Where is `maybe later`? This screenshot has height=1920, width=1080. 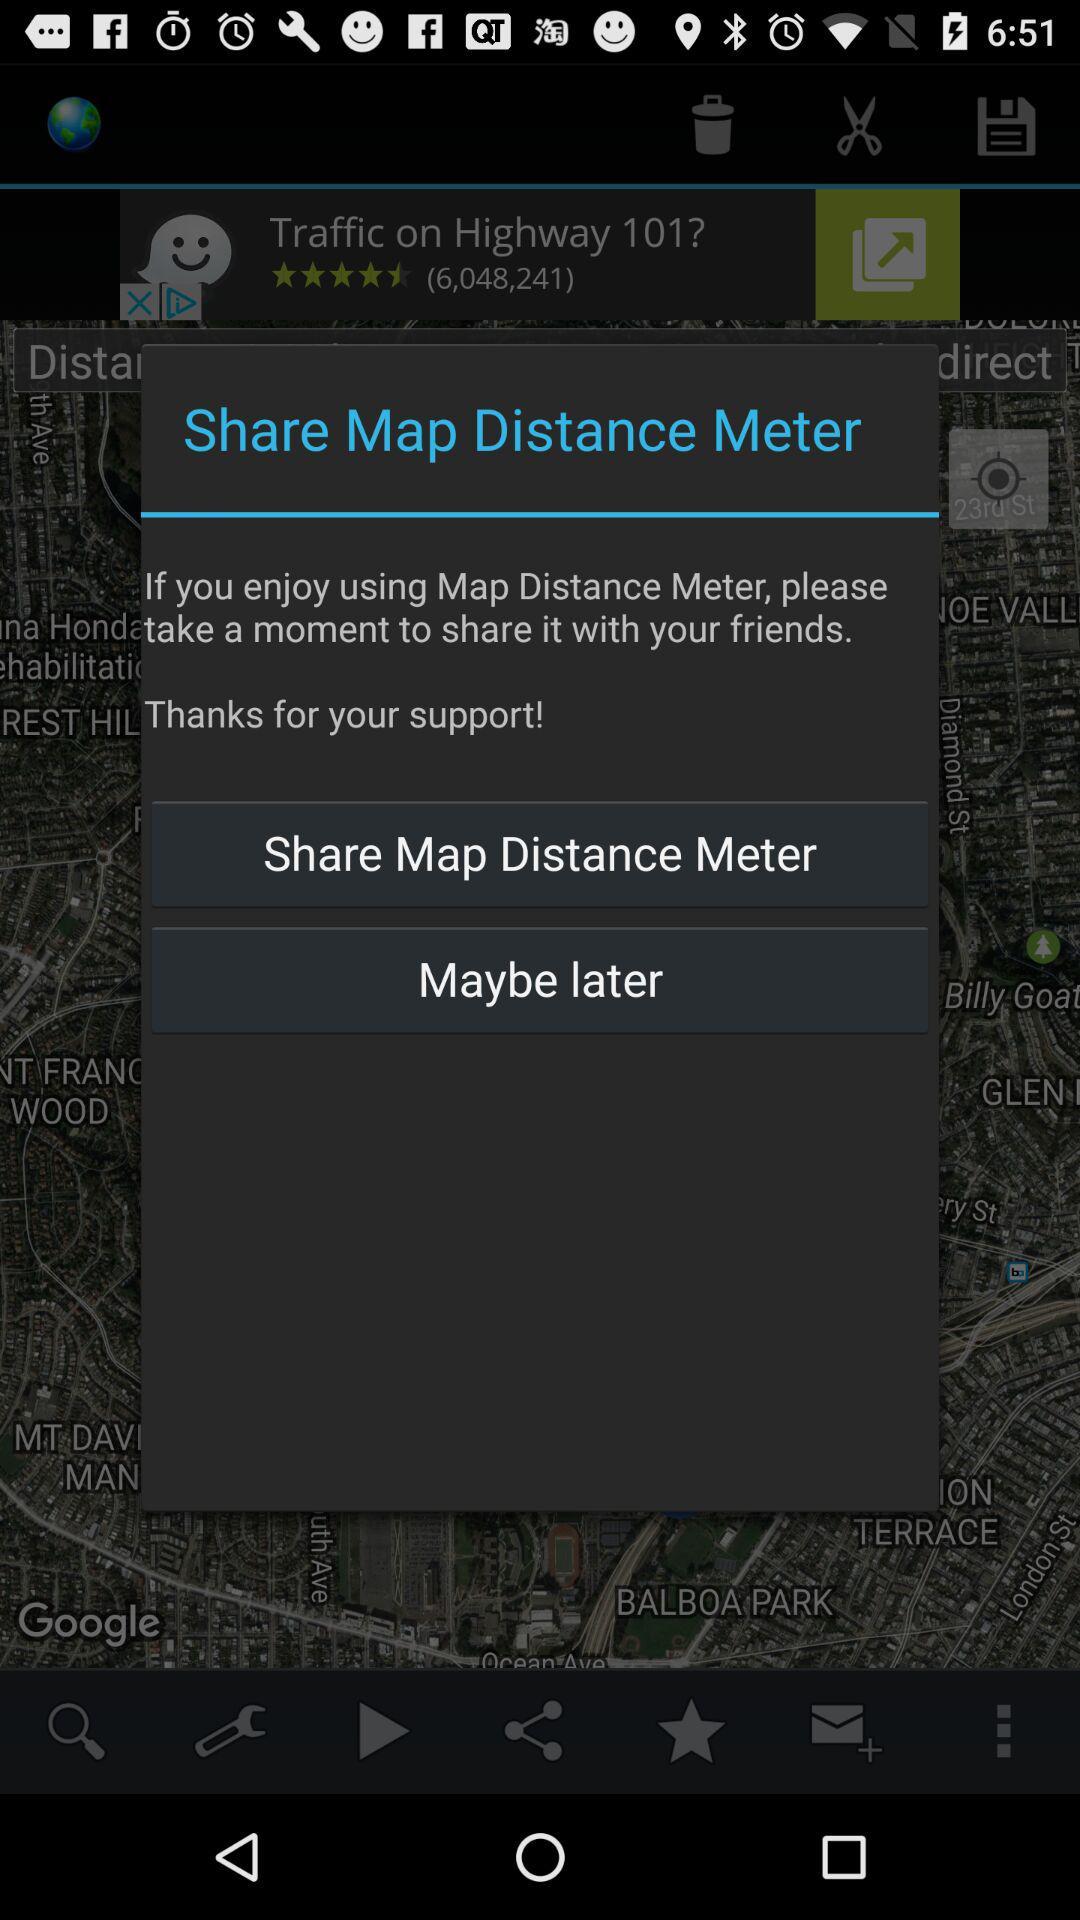 maybe later is located at coordinates (540, 978).